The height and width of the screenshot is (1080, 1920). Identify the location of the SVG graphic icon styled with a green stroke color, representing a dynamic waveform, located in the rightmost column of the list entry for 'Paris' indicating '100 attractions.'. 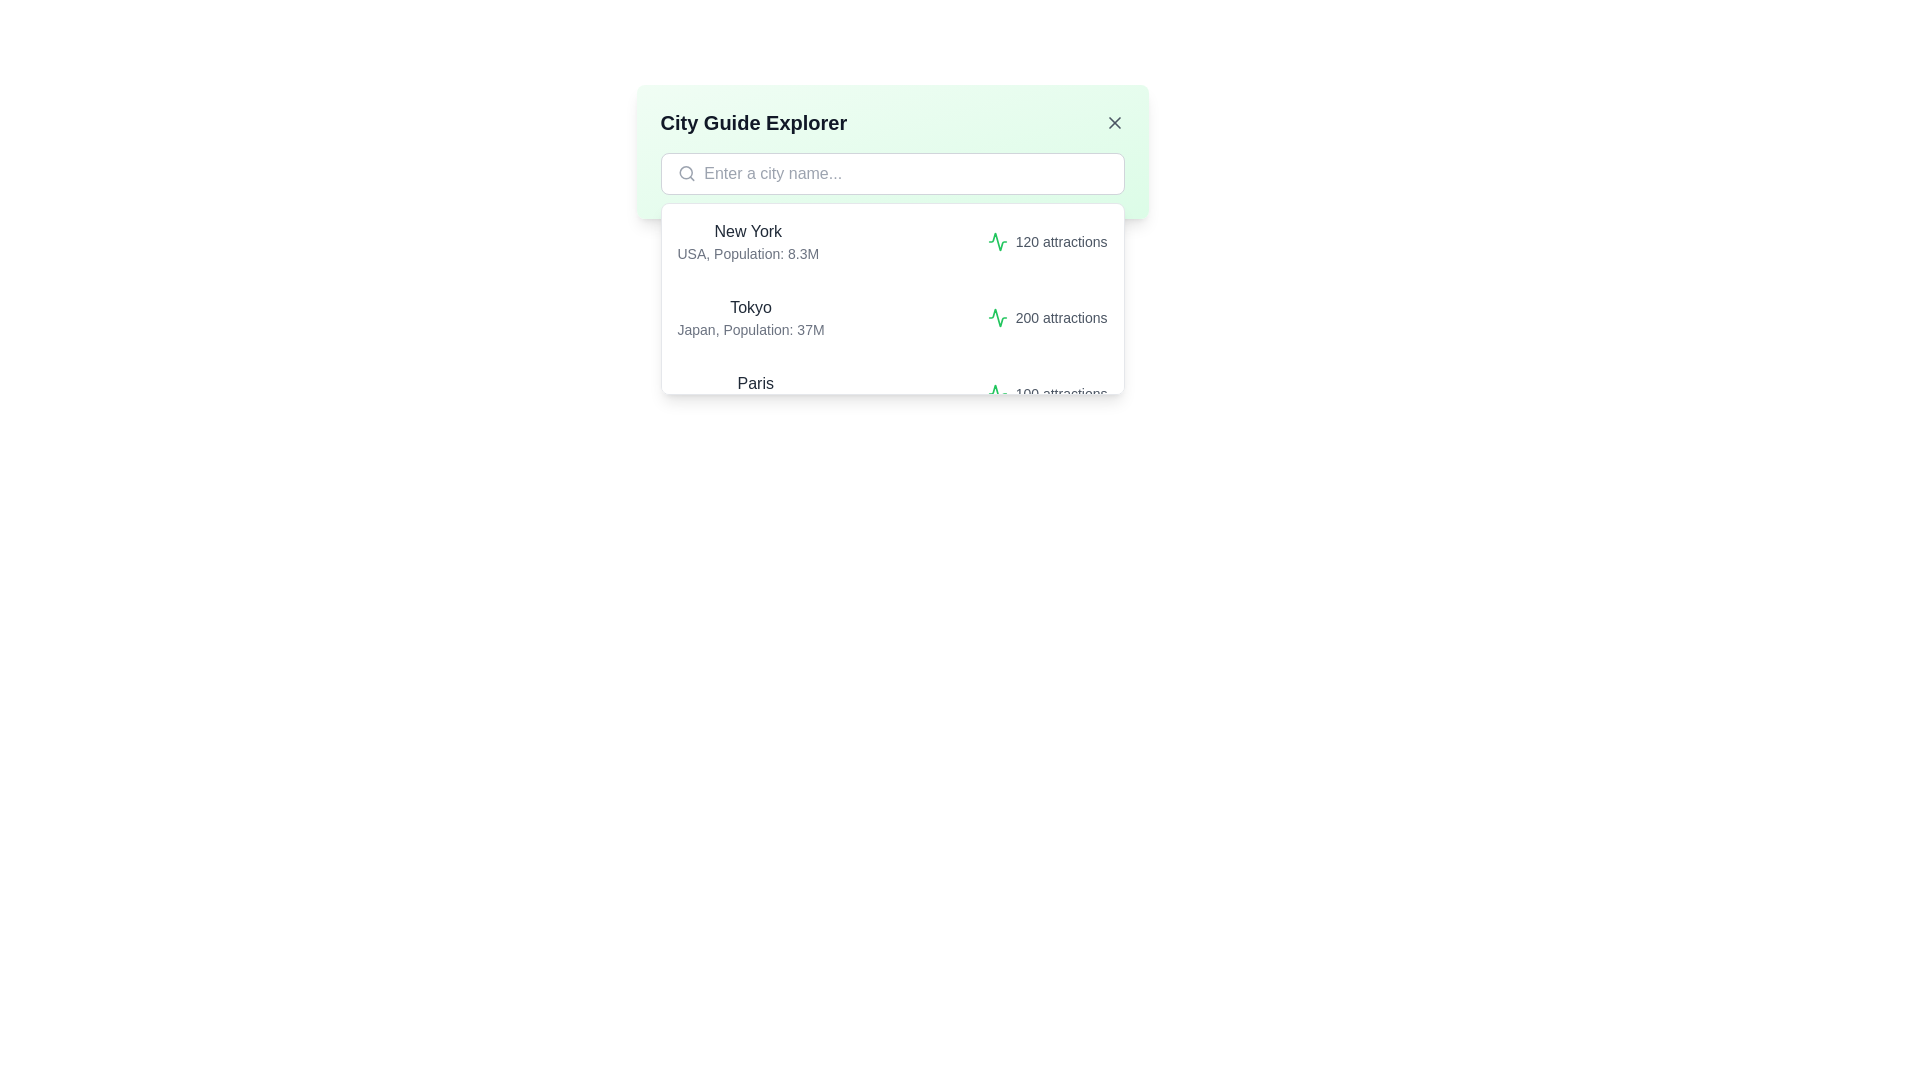
(997, 393).